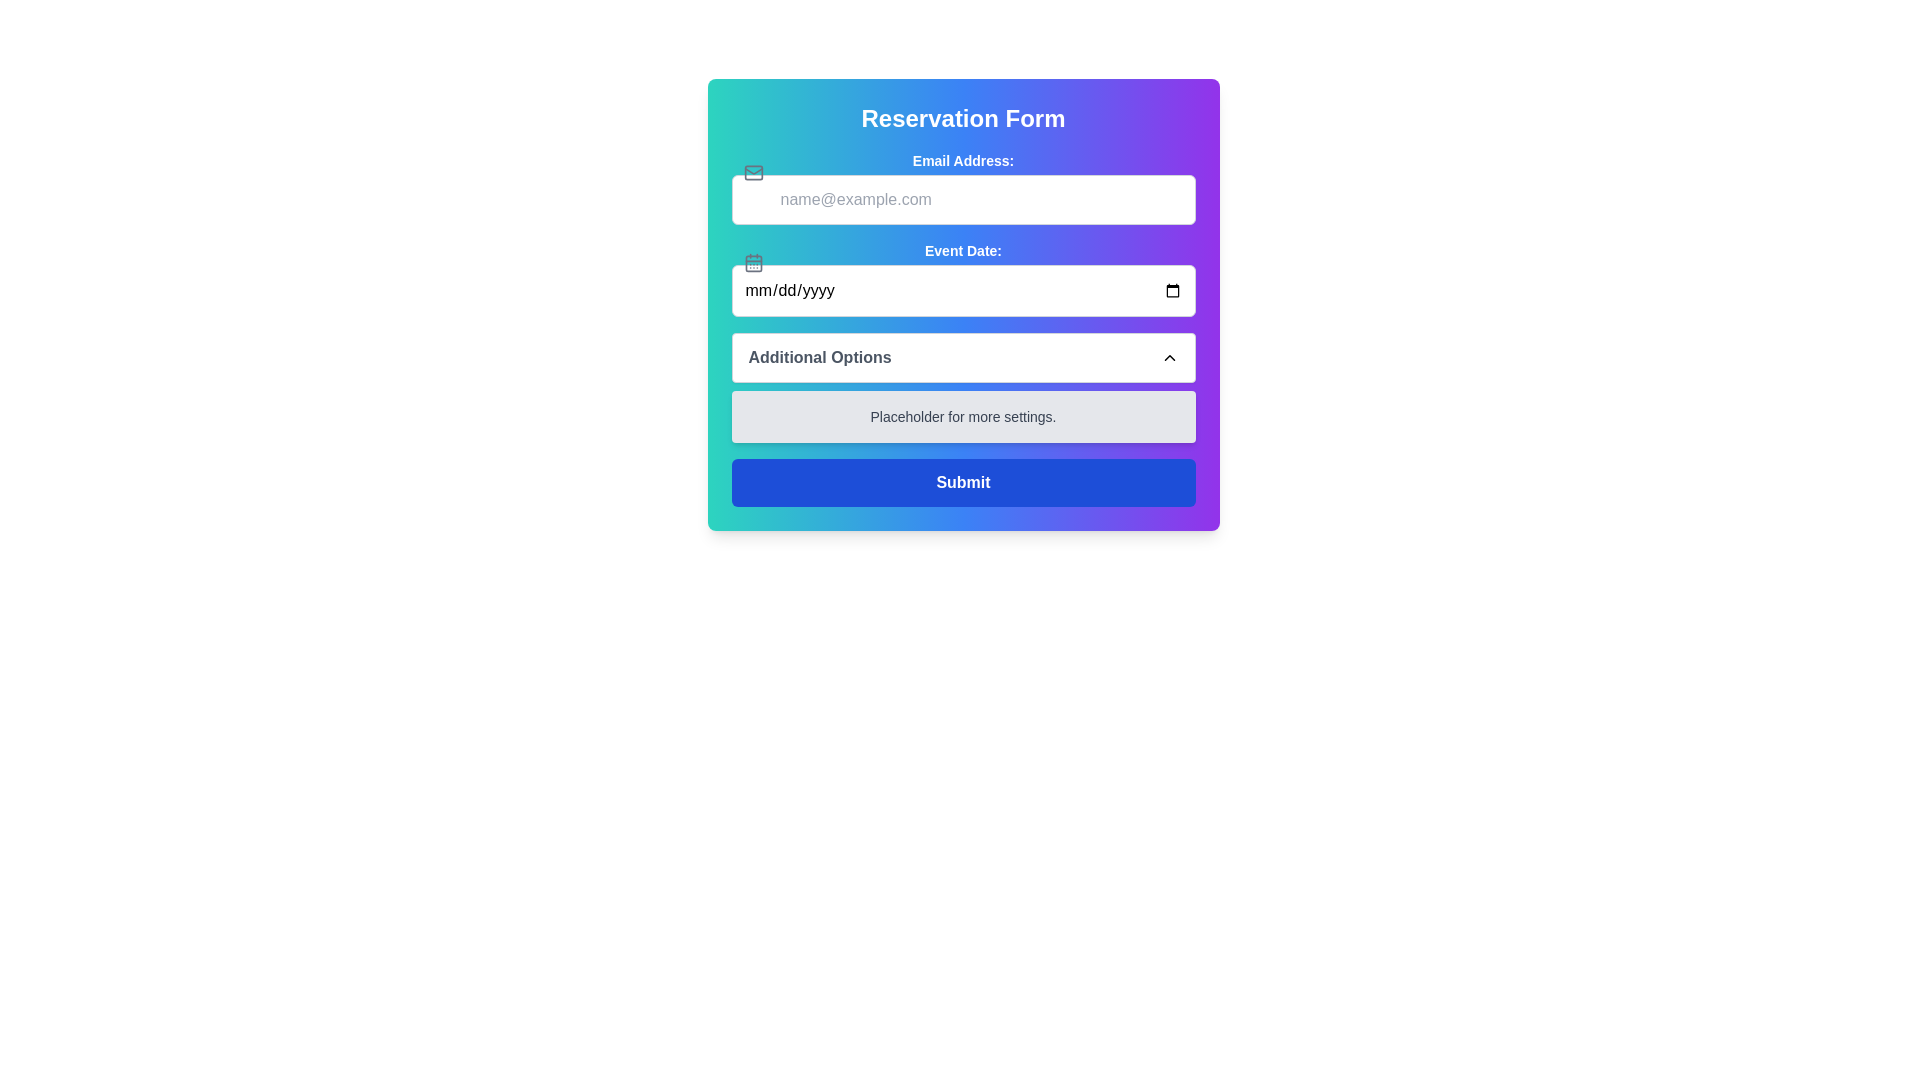 Image resolution: width=1920 pixels, height=1080 pixels. What do you see at coordinates (752, 172) in the screenshot?
I see `the Icon segment of the mail icon, which is part of the input field for entering an email address located to the left edge of the input field labeled 'Email Address'` at bounding box center [752, 172].